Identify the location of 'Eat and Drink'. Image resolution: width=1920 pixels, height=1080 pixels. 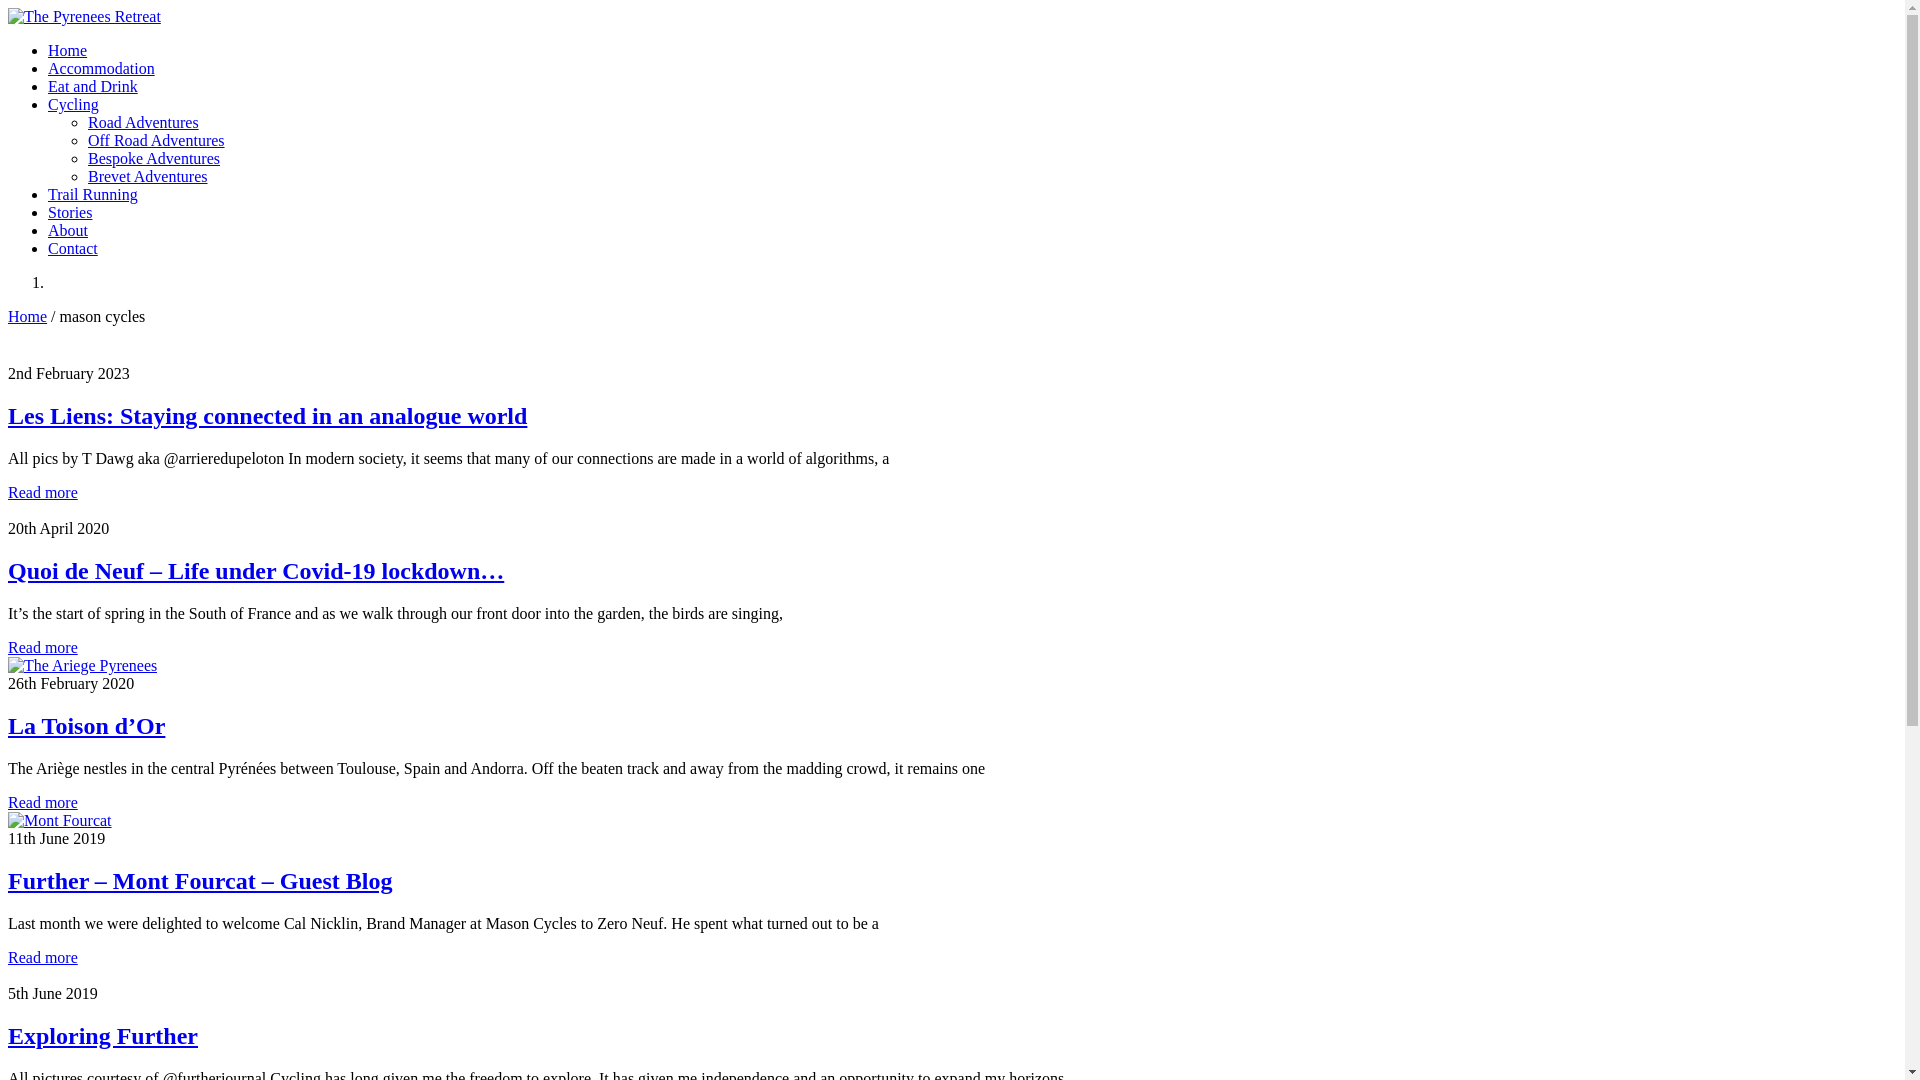
(91, 85).